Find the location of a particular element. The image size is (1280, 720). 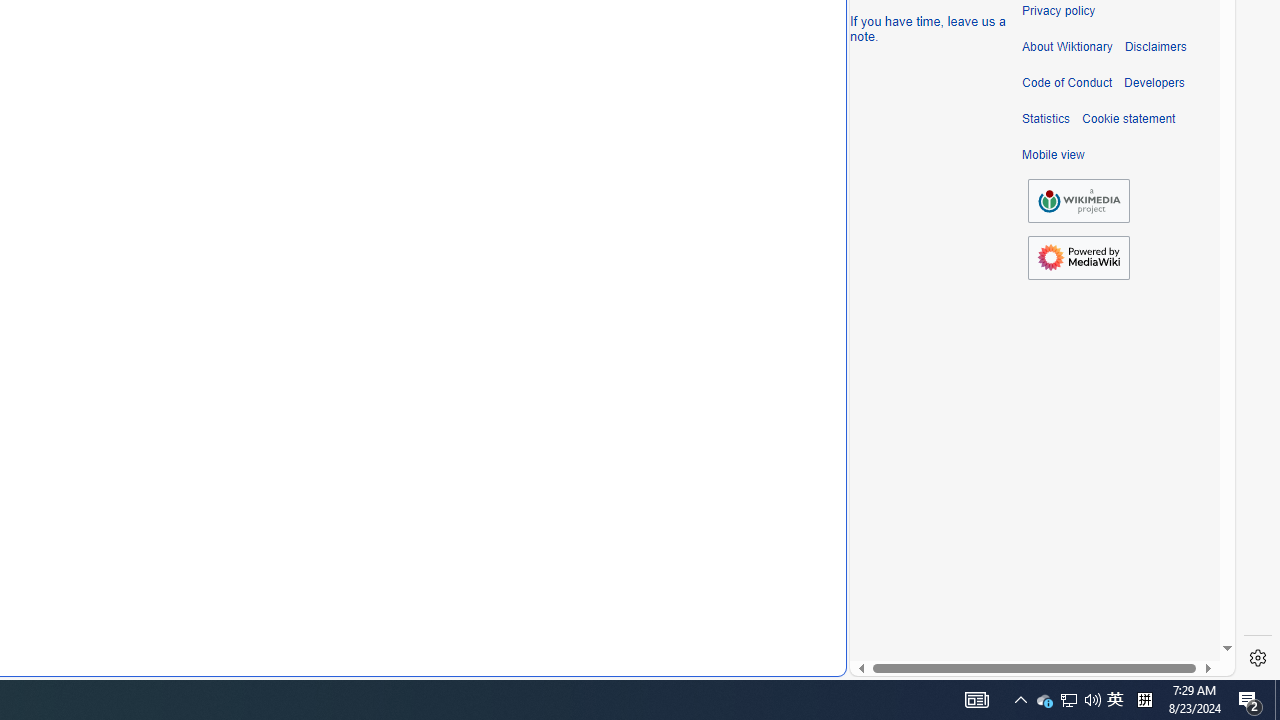

'Powered by MediaWiki' is located at coordinates (1078, 256).